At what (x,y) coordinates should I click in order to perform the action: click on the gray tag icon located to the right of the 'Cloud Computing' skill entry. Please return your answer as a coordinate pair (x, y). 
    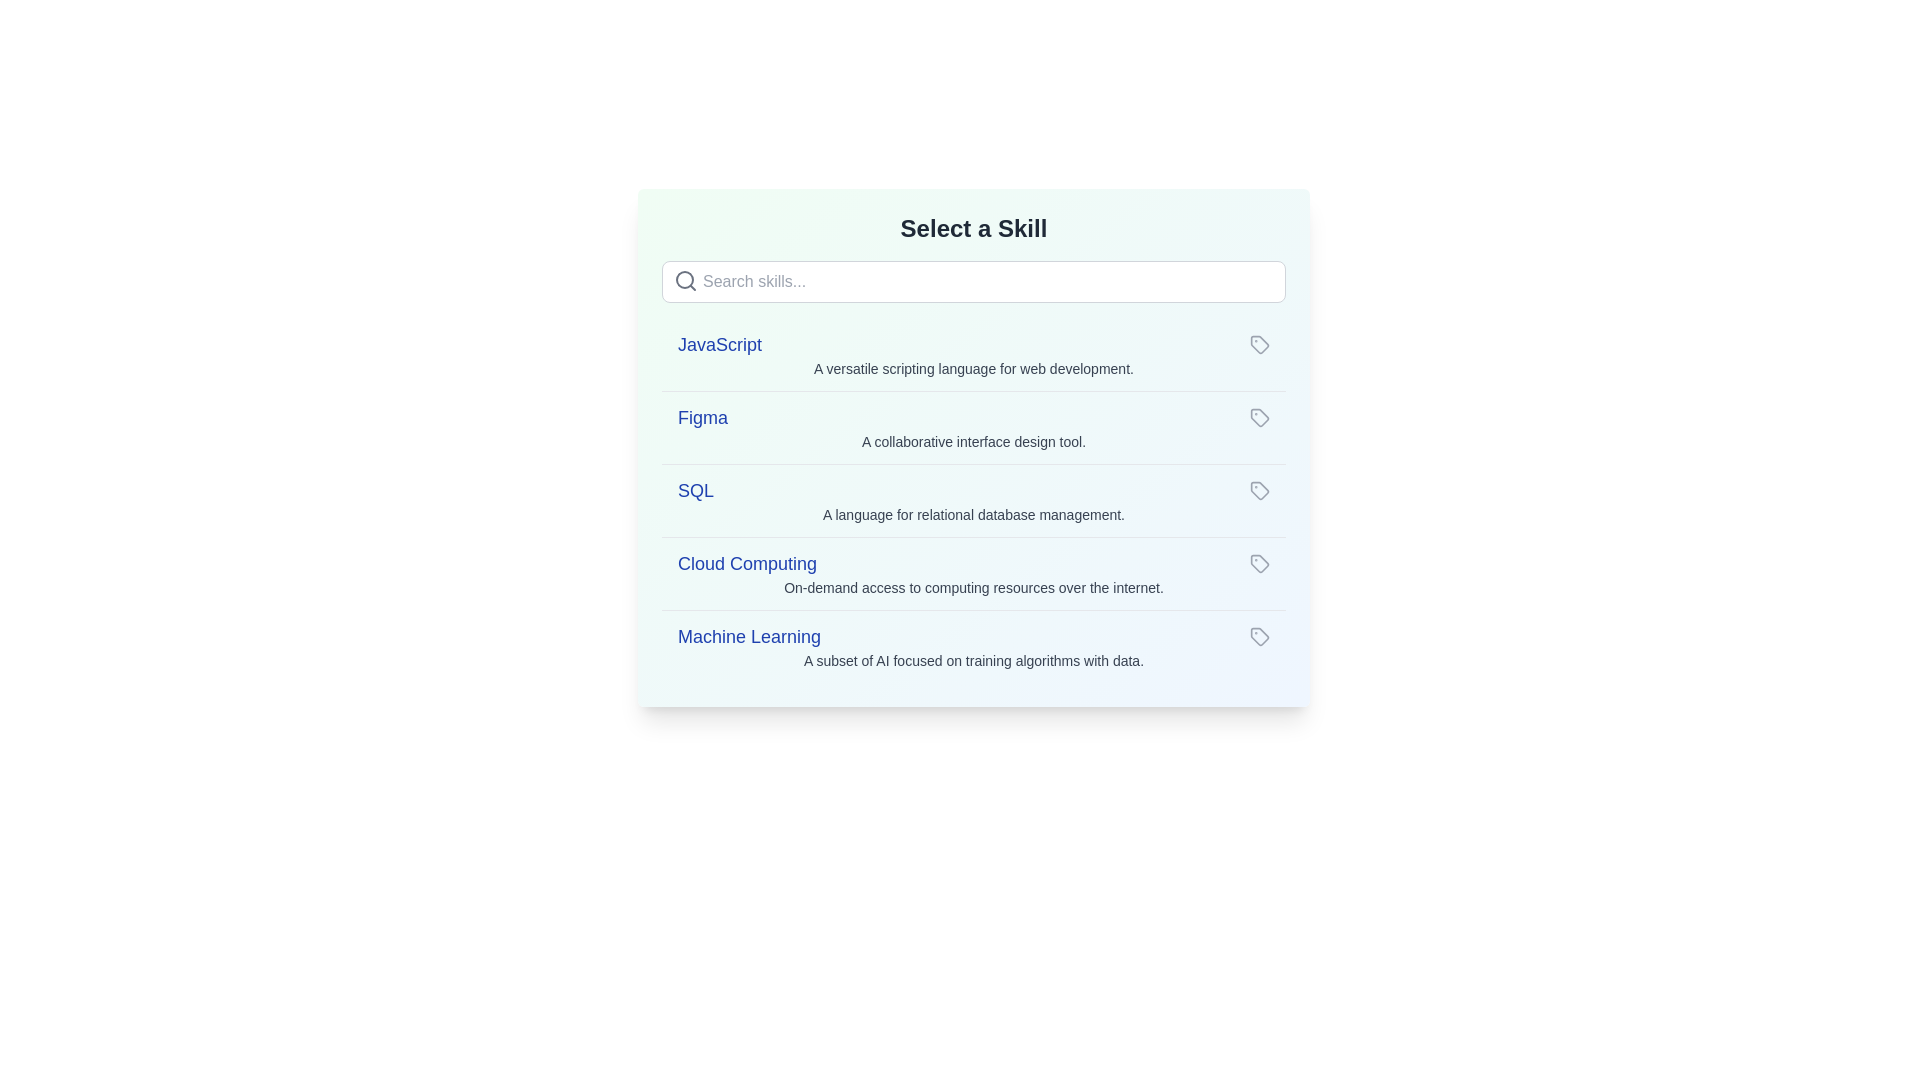
    Looking at the image, I should click on (1258, 563).